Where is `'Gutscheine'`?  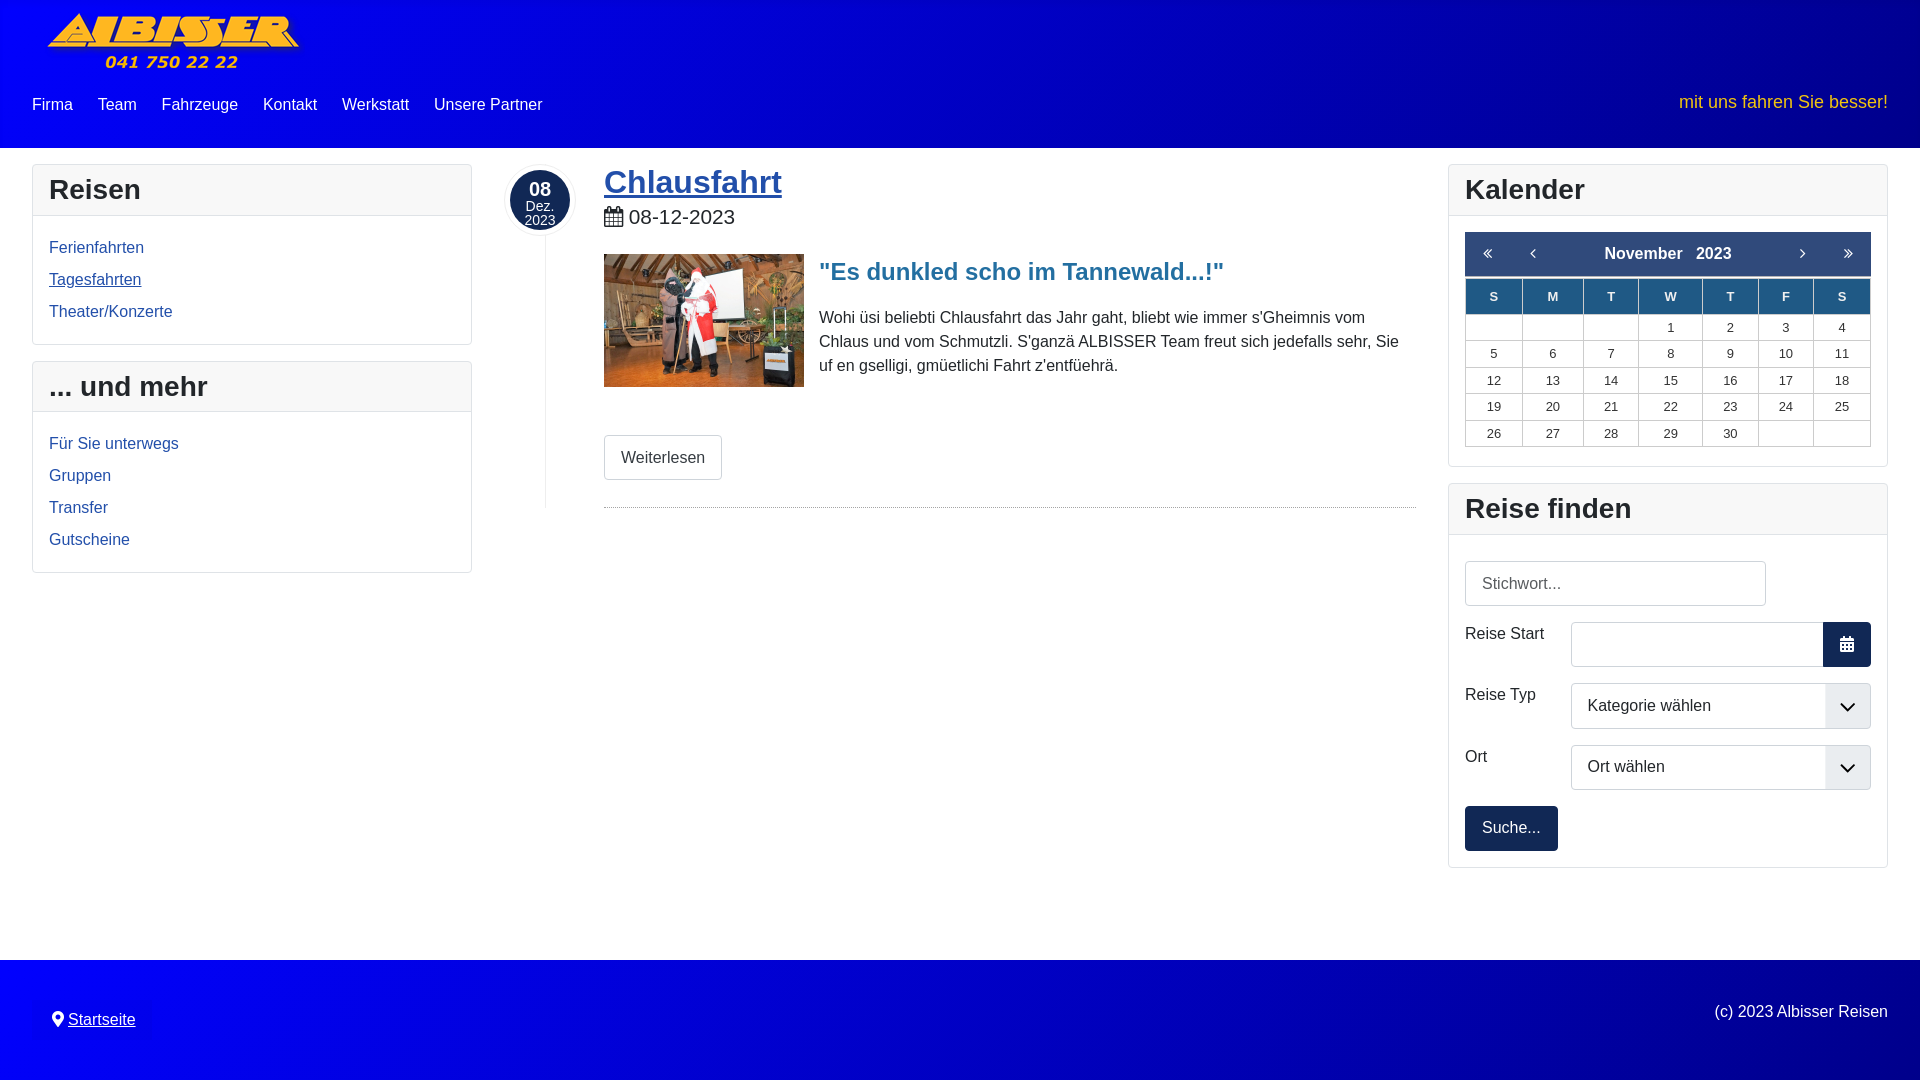
'Gutscheine' is located at coordinates (88, 538).